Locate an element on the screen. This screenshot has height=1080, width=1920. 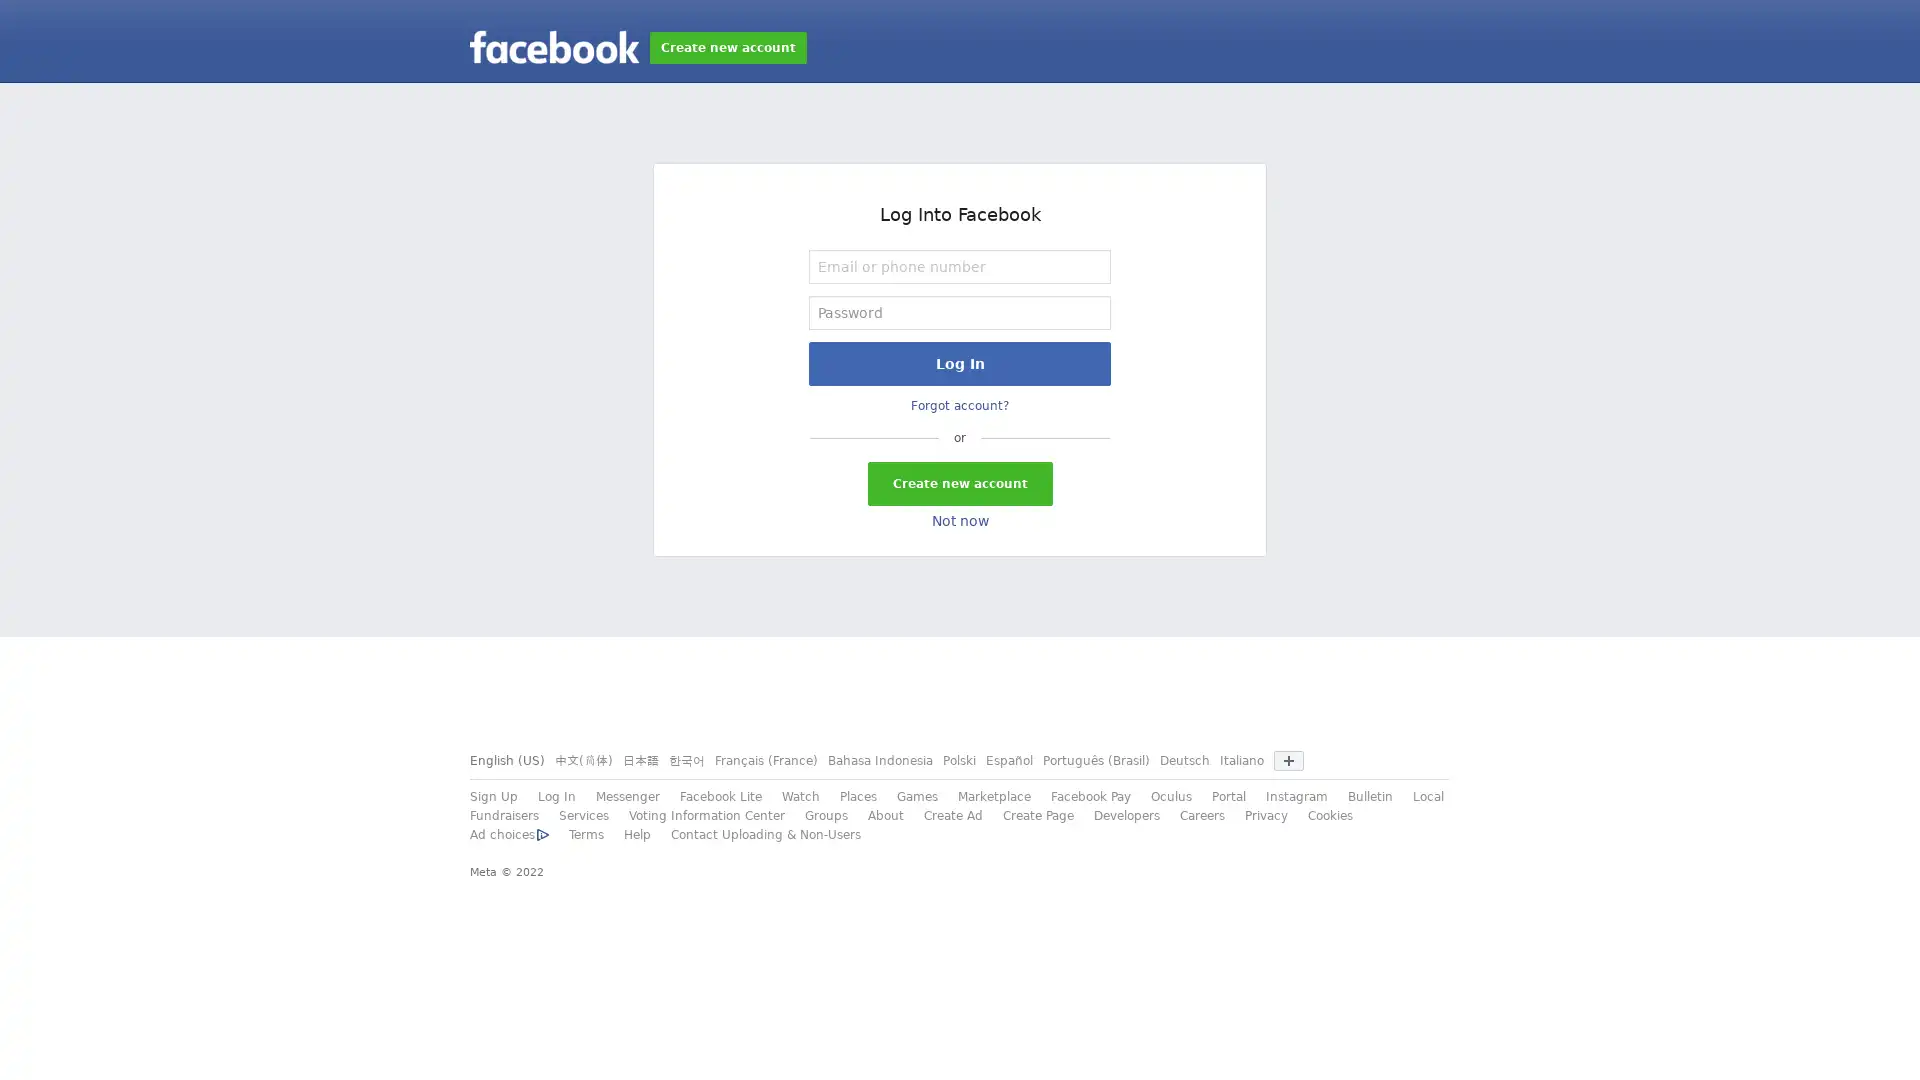
Log In is located at coordinates (960, 363).